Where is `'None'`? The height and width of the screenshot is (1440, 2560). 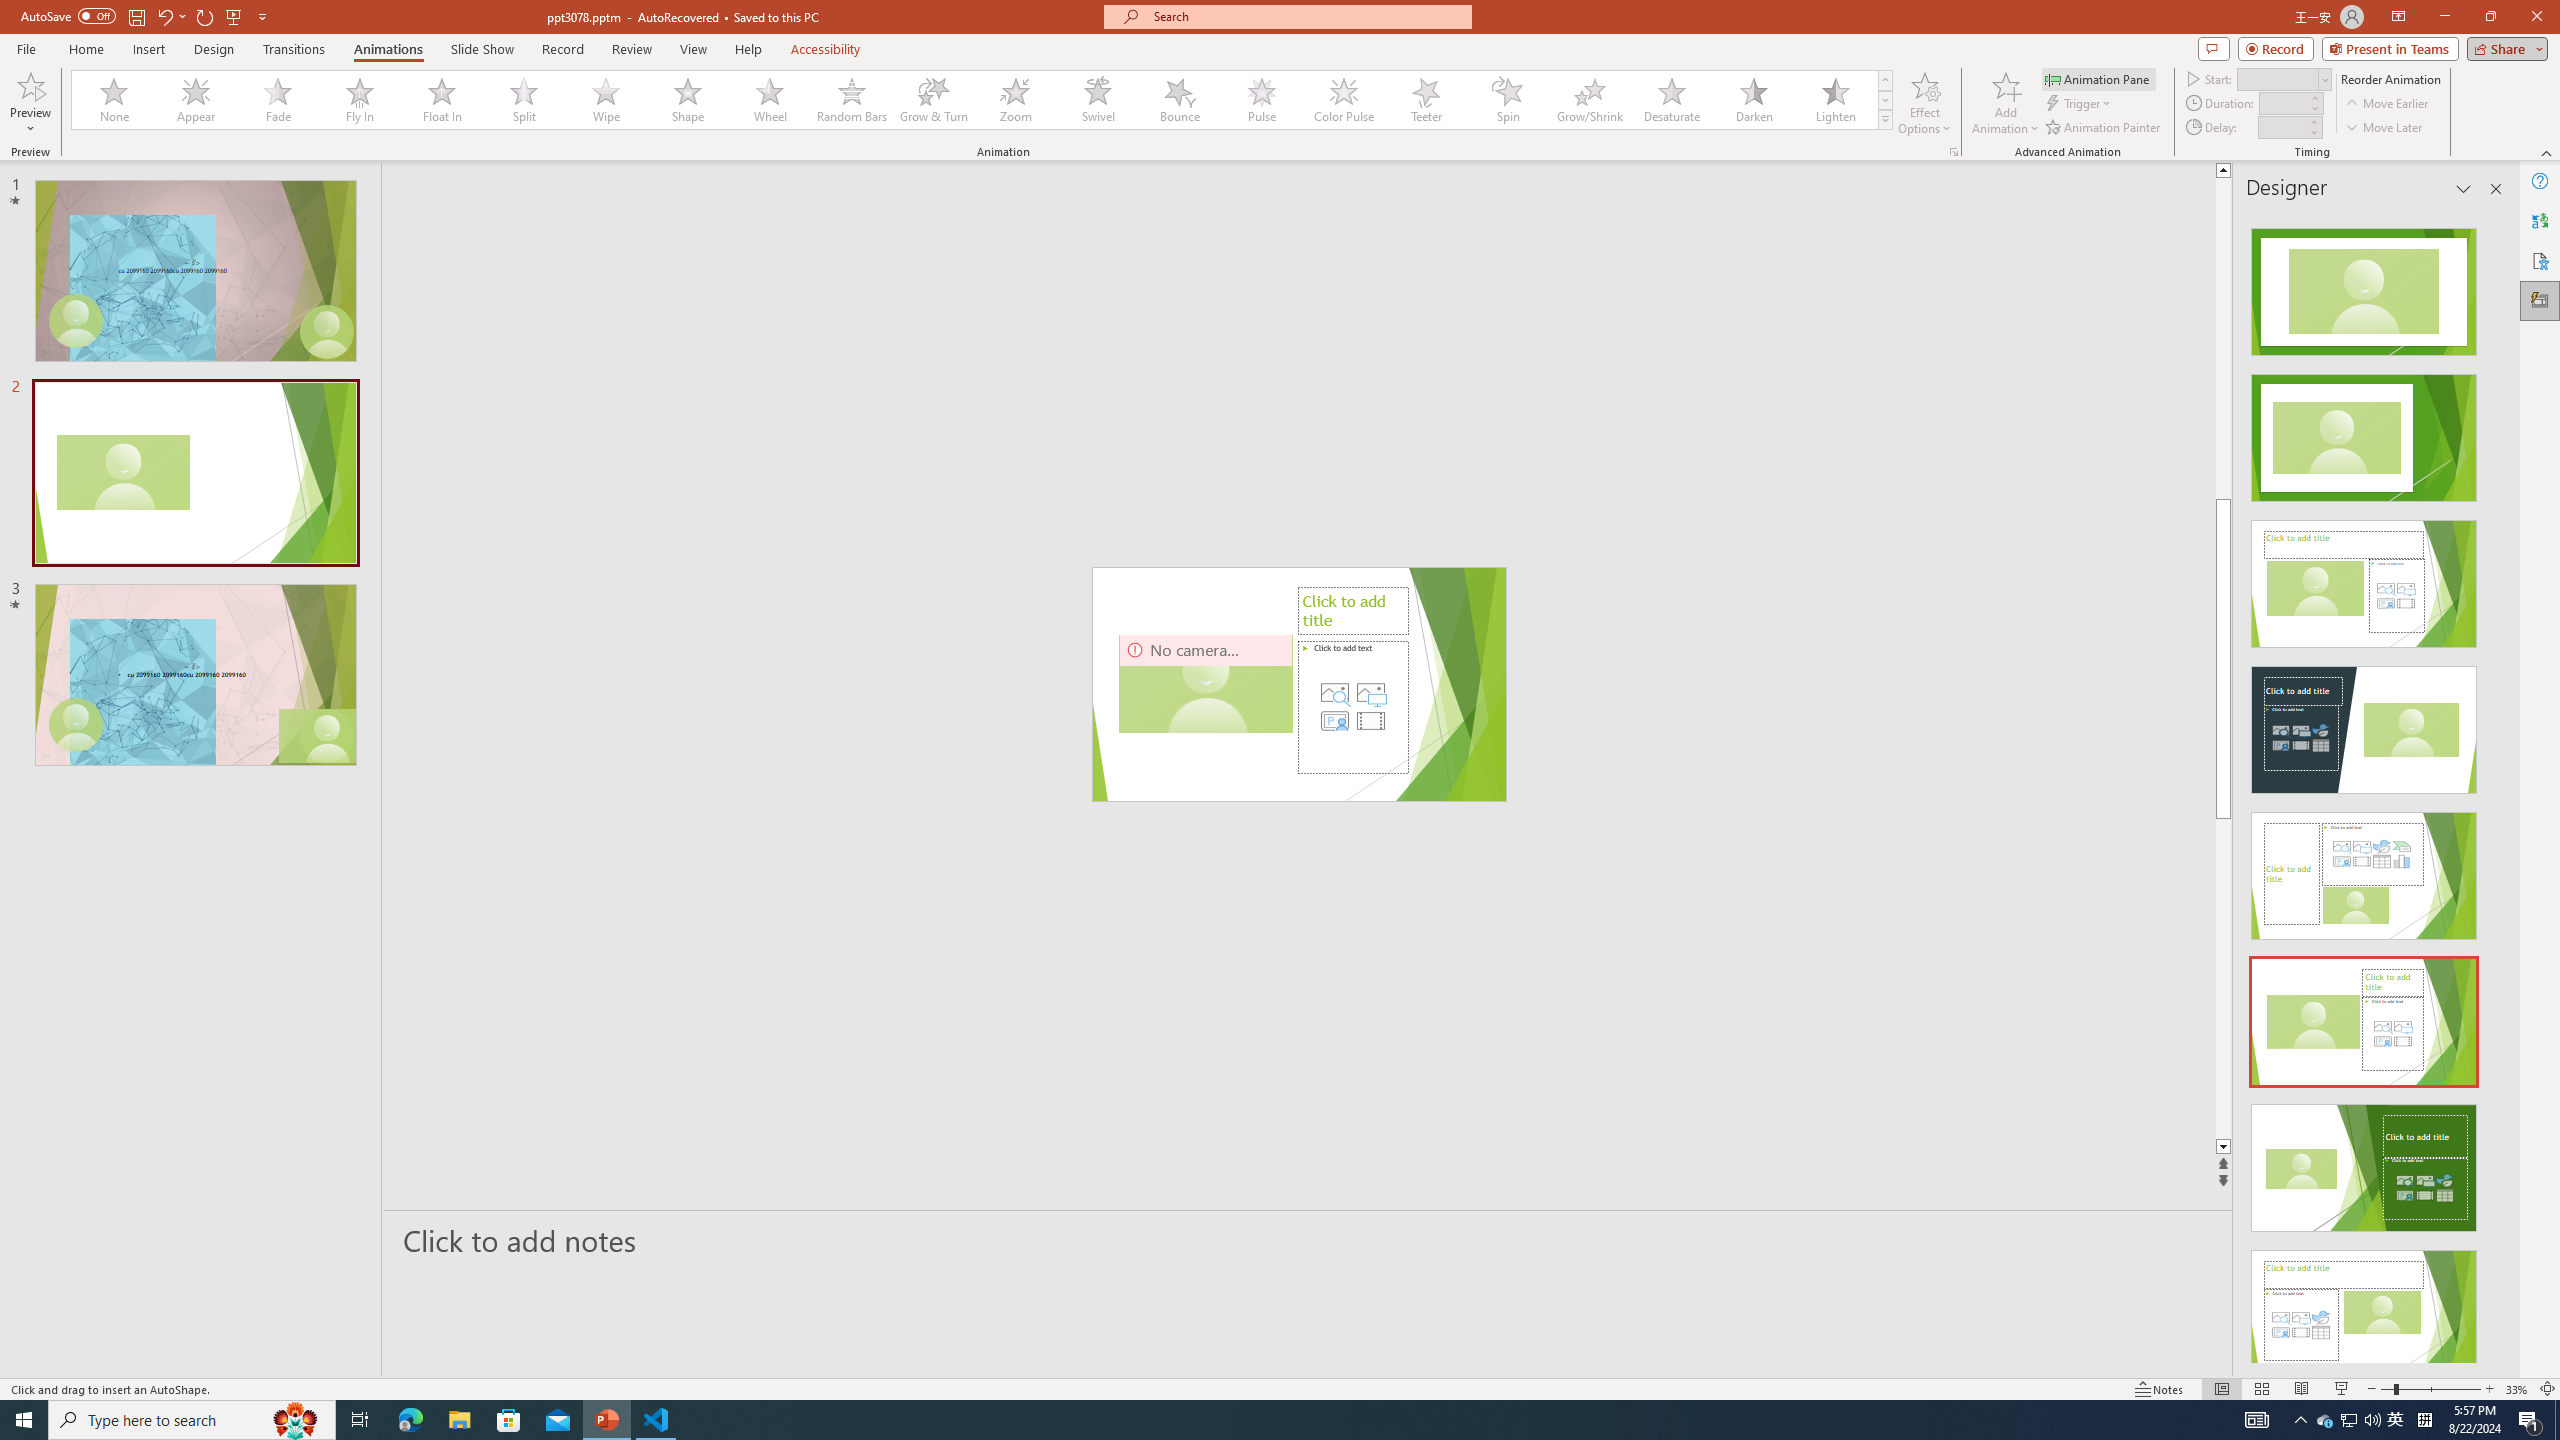
'None' is located at coordinates (114, 99).